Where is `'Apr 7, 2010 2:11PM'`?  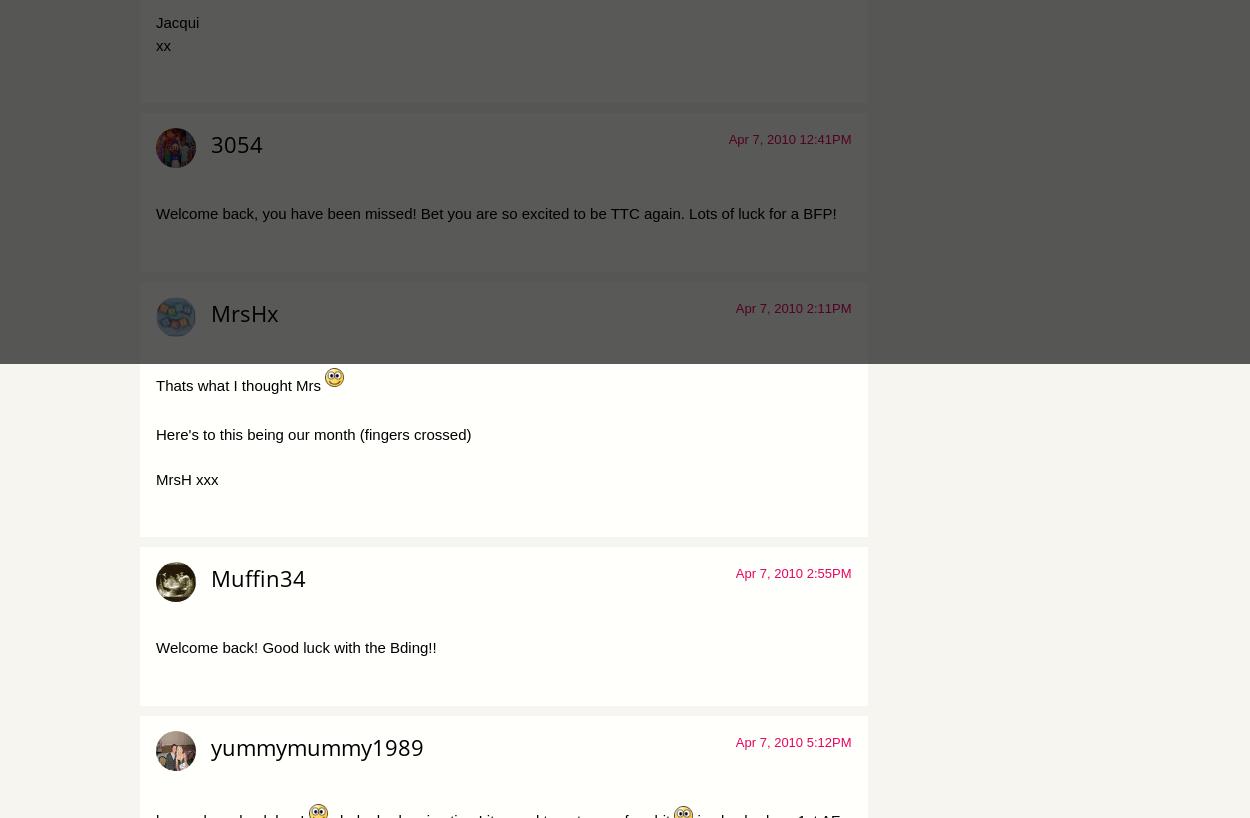 'Apr 7, 2010 2:11PM' is located at coordinates (793, 306).